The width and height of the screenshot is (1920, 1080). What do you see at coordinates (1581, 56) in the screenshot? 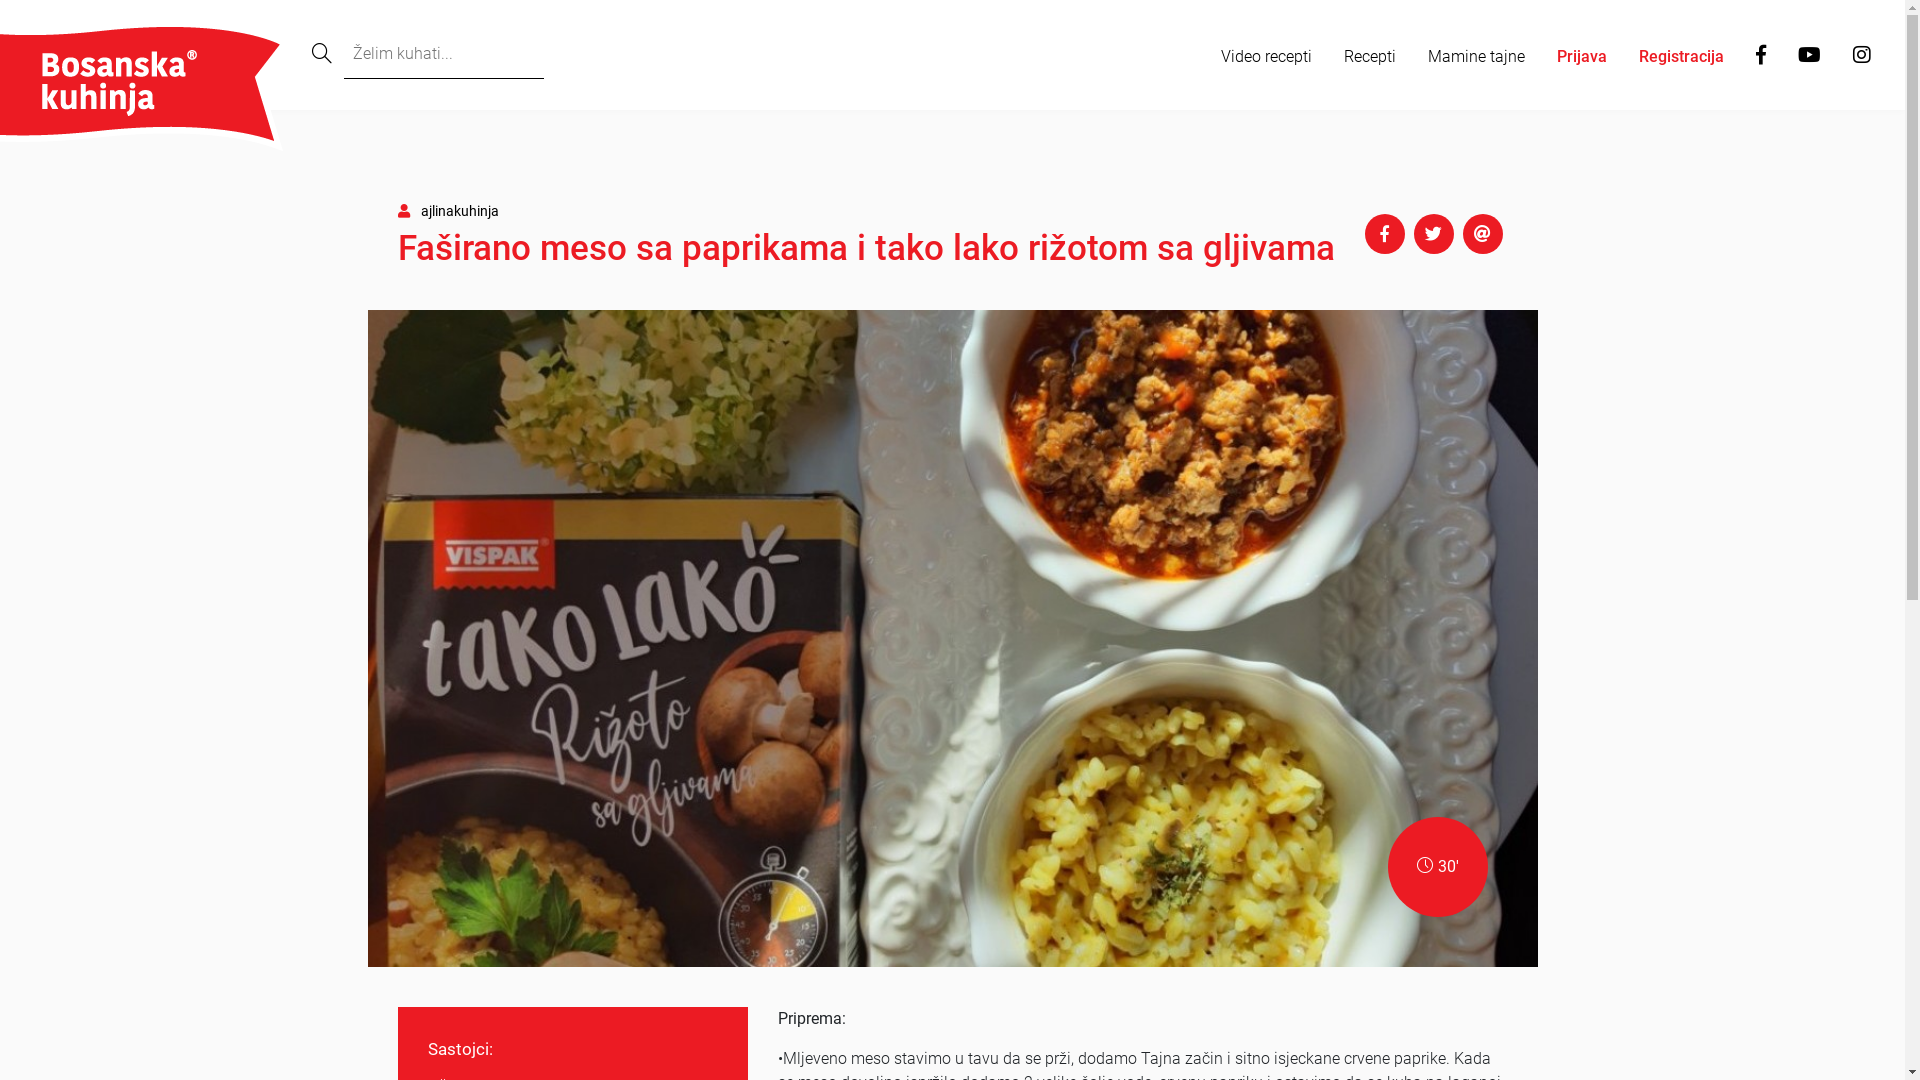
I see `'Prijava'` at bounding box center [1581, 56].